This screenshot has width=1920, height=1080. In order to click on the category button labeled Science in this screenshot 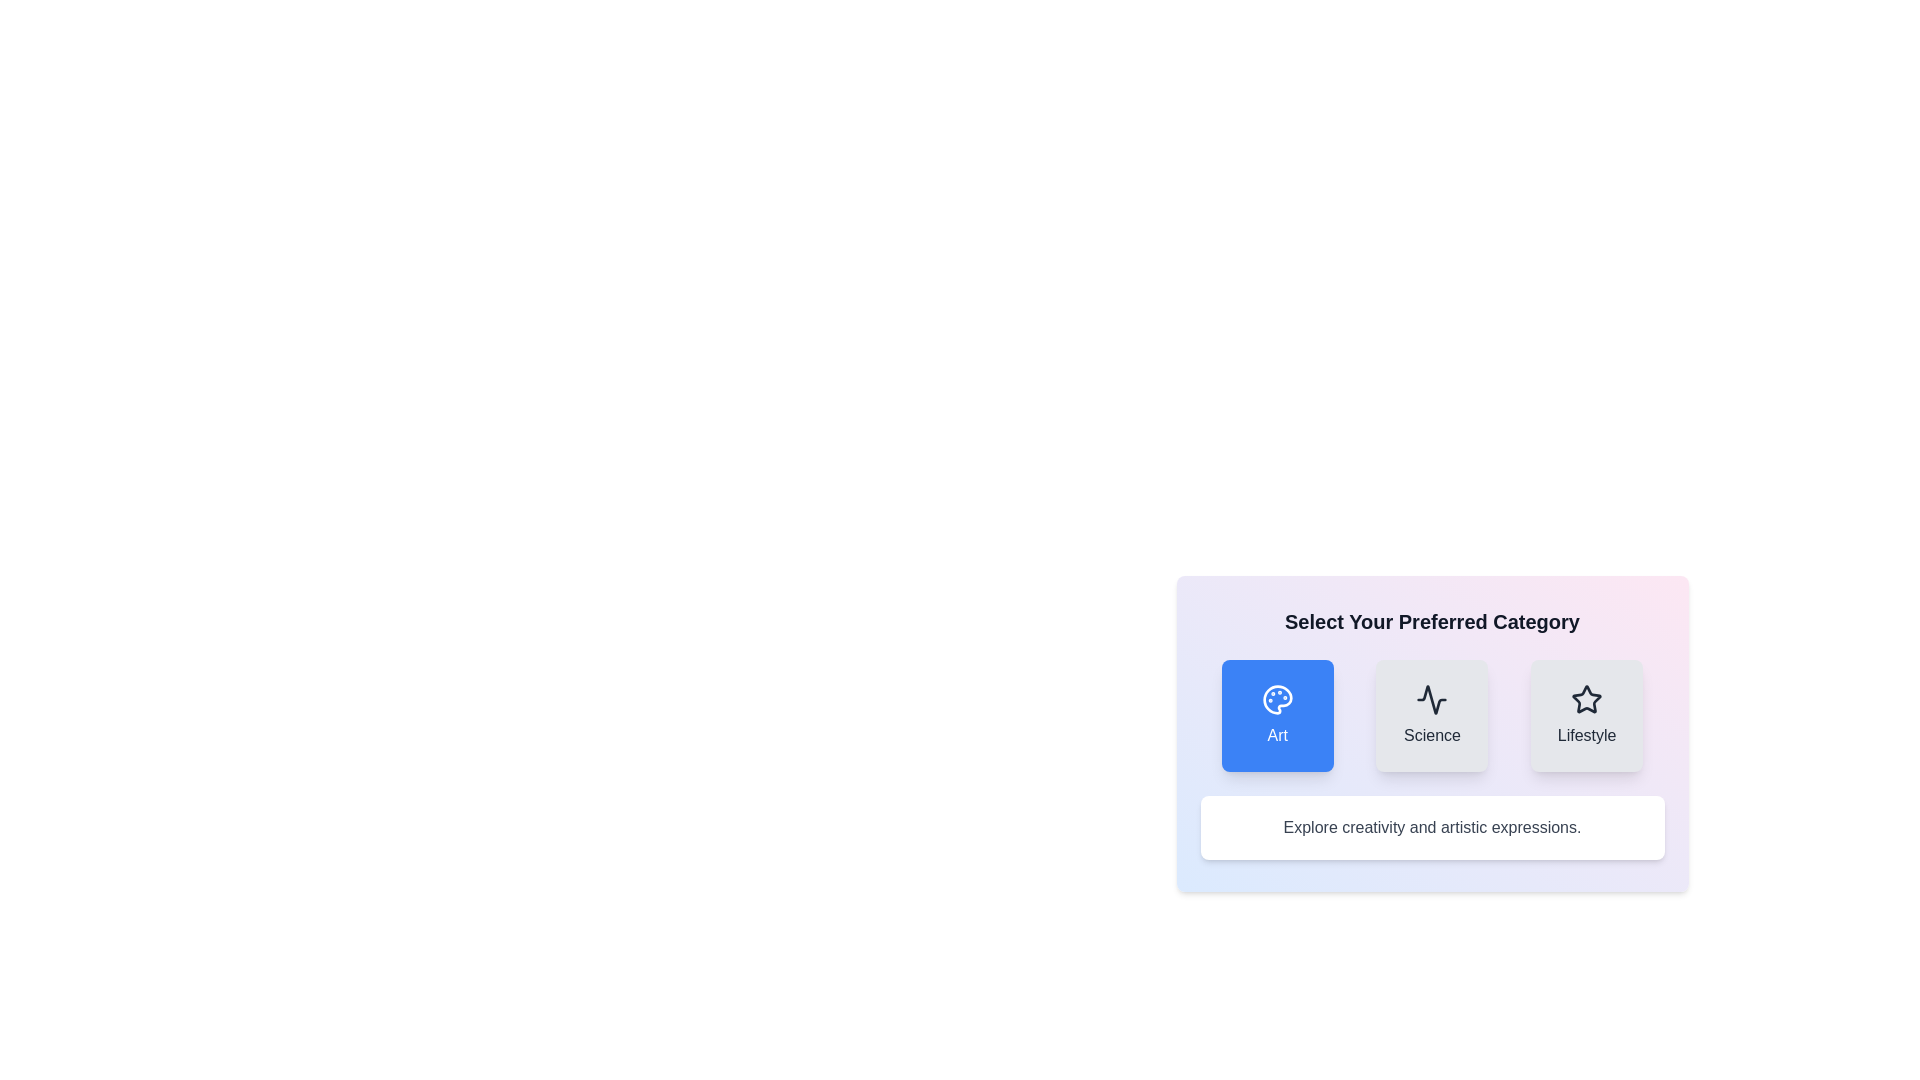, I will do `click(1431, 715)`.